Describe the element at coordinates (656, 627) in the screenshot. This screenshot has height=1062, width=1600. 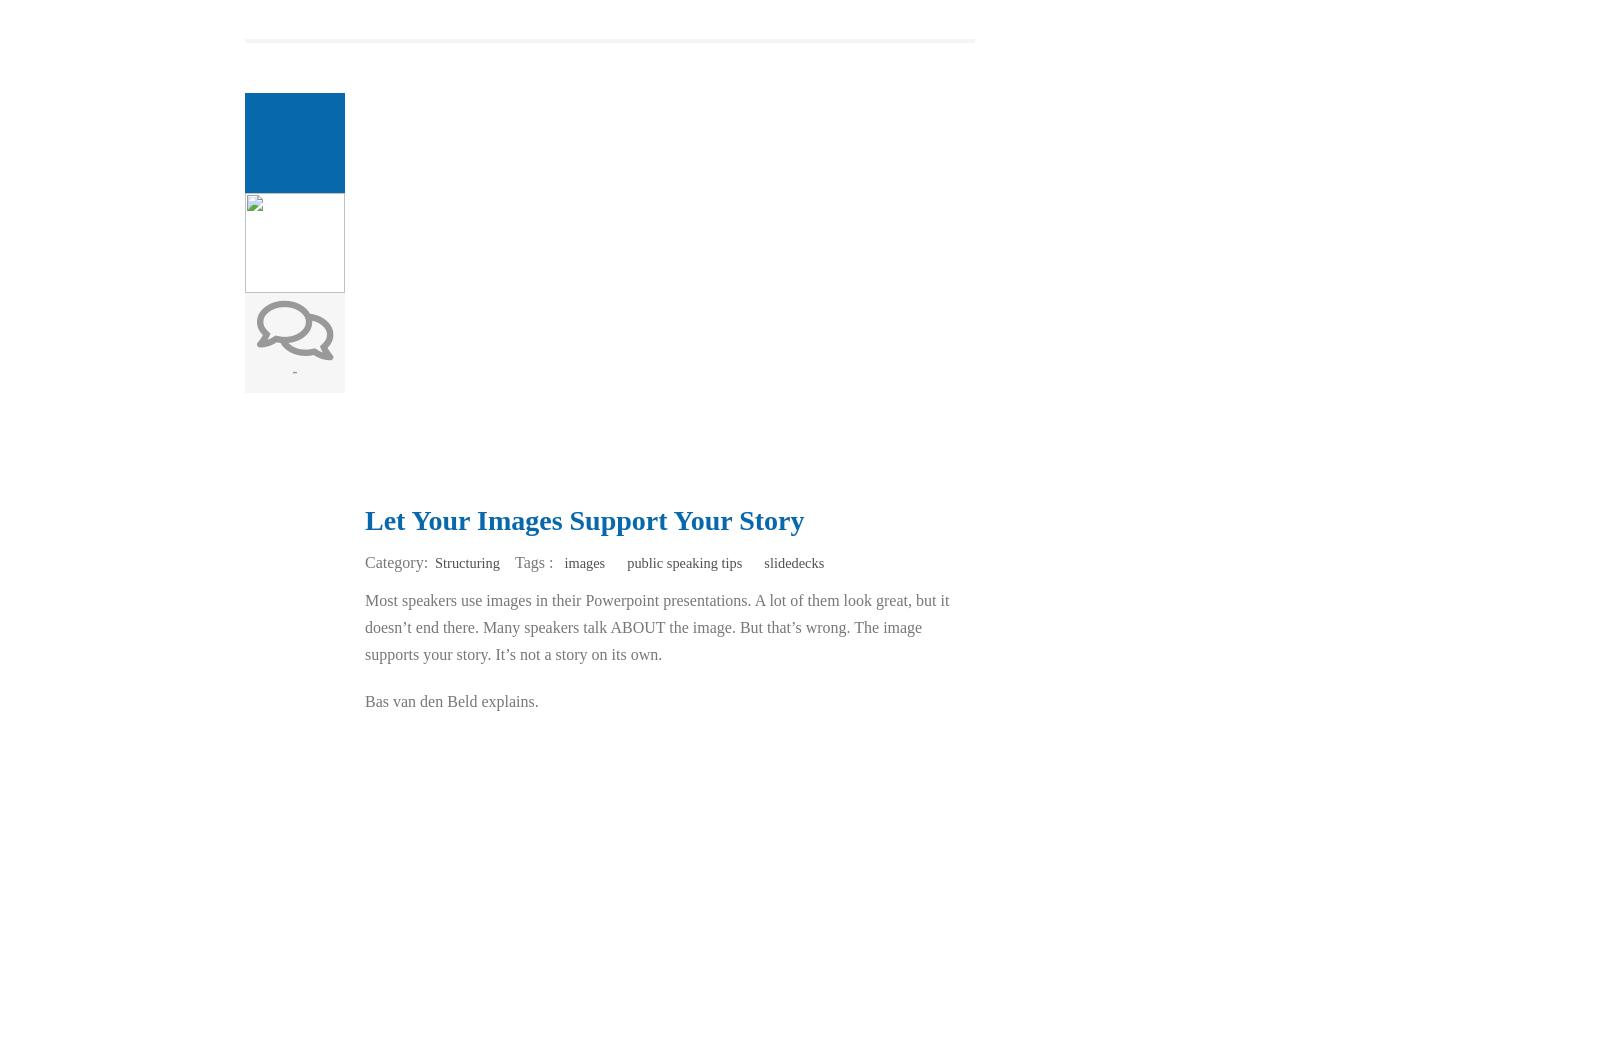
I see `'Most speakers use images in their Powerpoint presentations. A lot of them look great, but it doesn’t end there. Many speakers talk ABOUT the image. But that’s wrong. The image supports your story. It’s not a story on its own.'` at that location.